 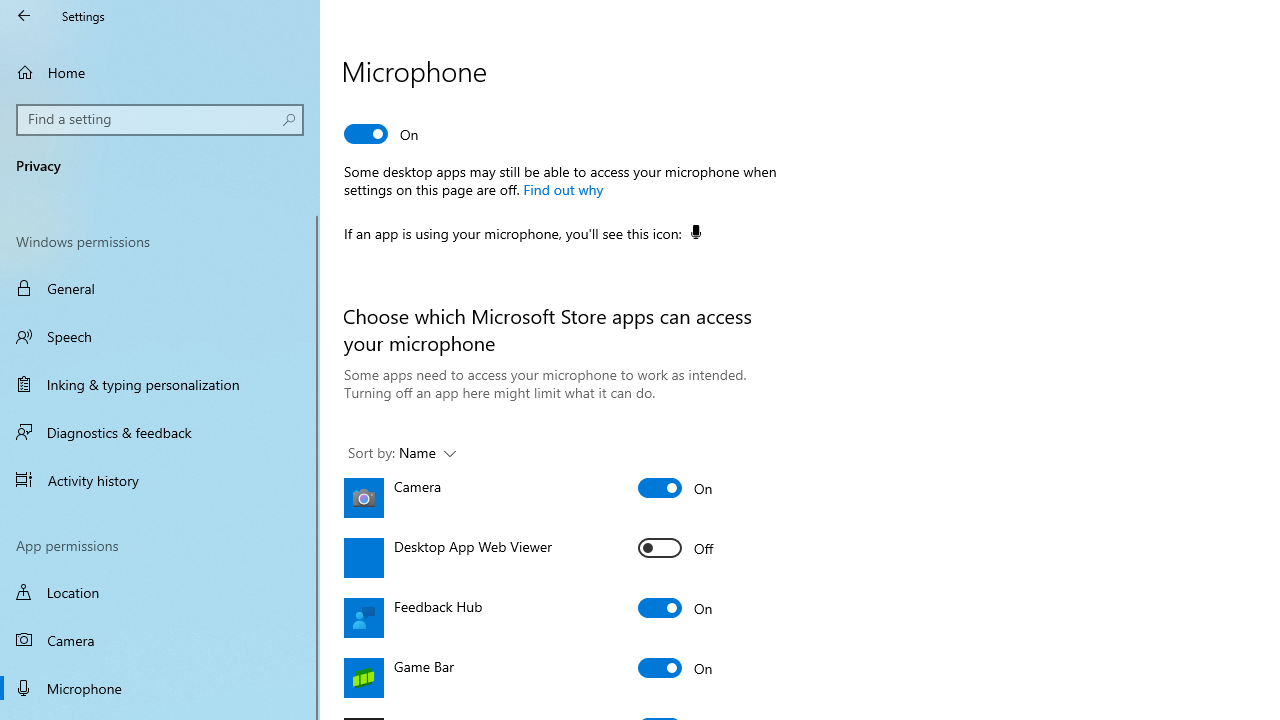 What do you see at coordinates (160, 686) in the screenshot?
I see `'Microphone'` at bounding box center [160, 686].